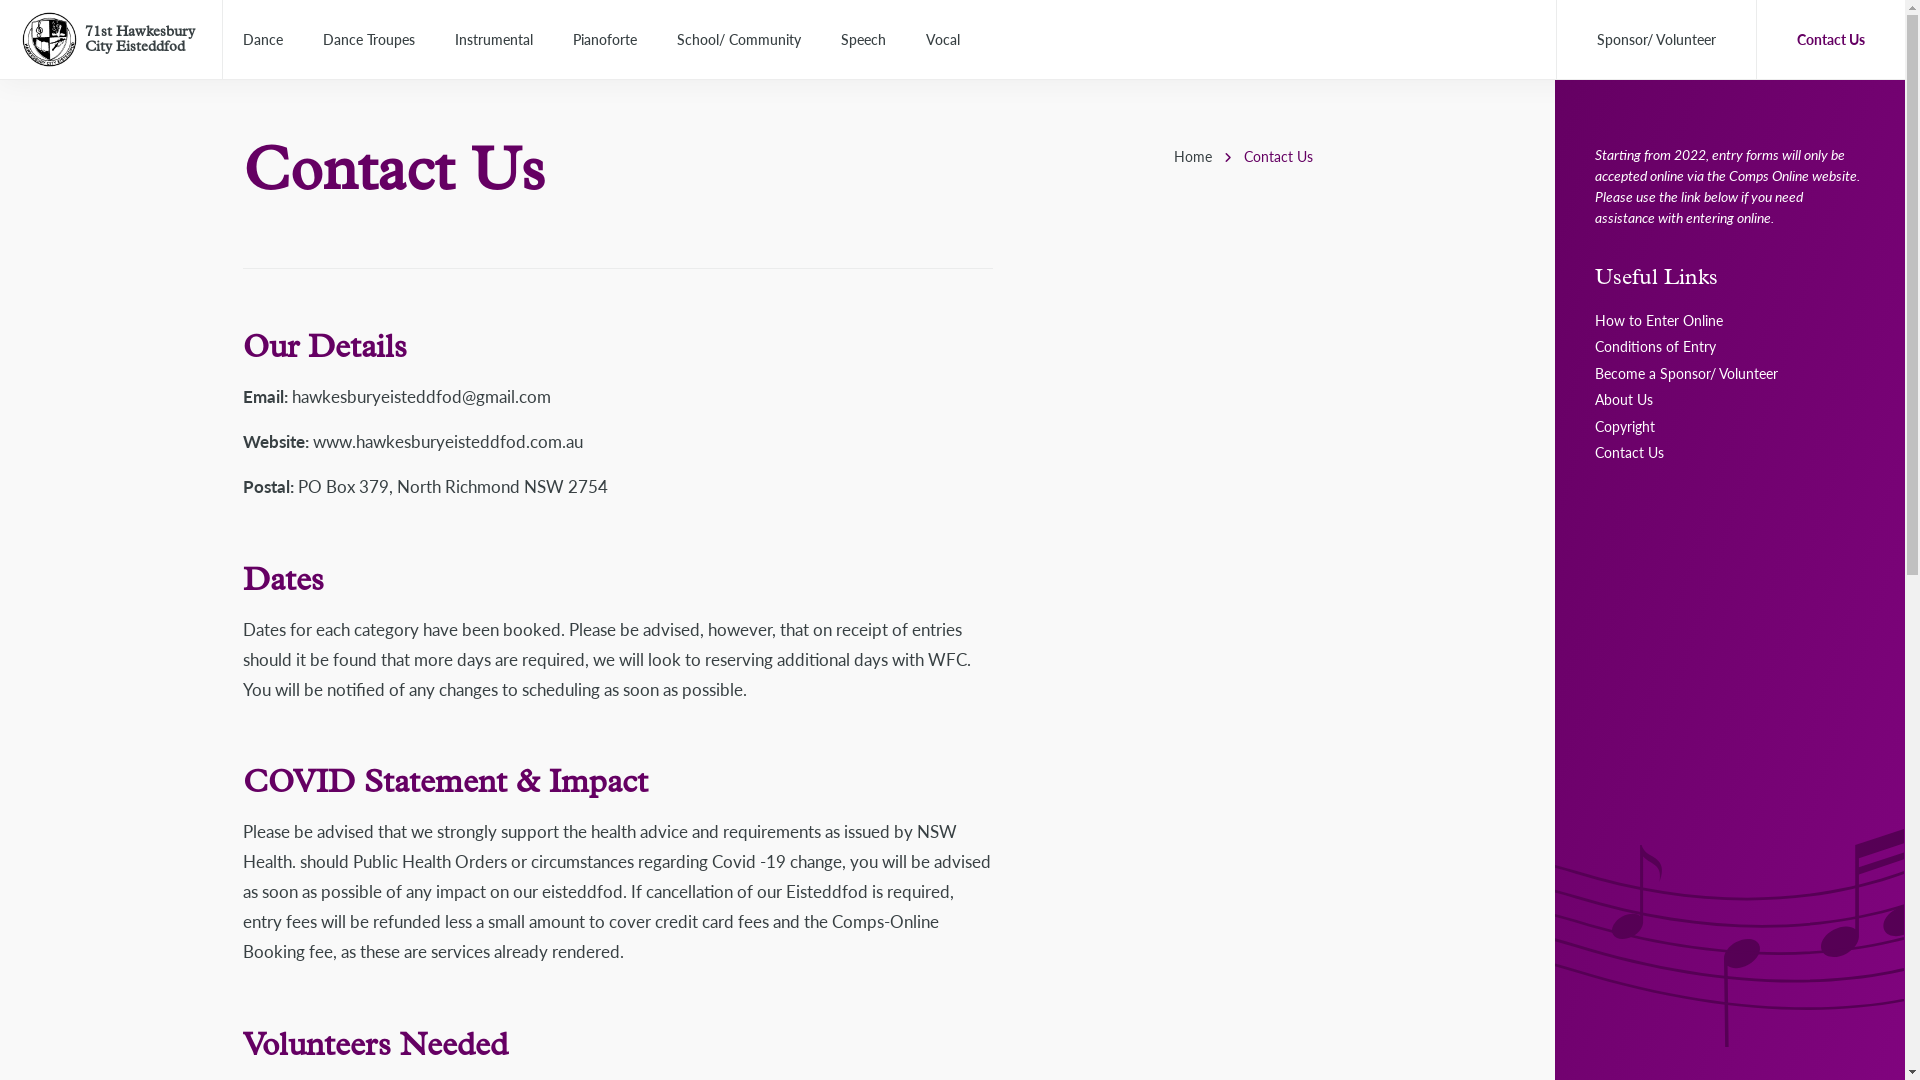  Describe the element at coordinates (369, 39) in the screenshot. I see `'Dance Troupes'` at that location.